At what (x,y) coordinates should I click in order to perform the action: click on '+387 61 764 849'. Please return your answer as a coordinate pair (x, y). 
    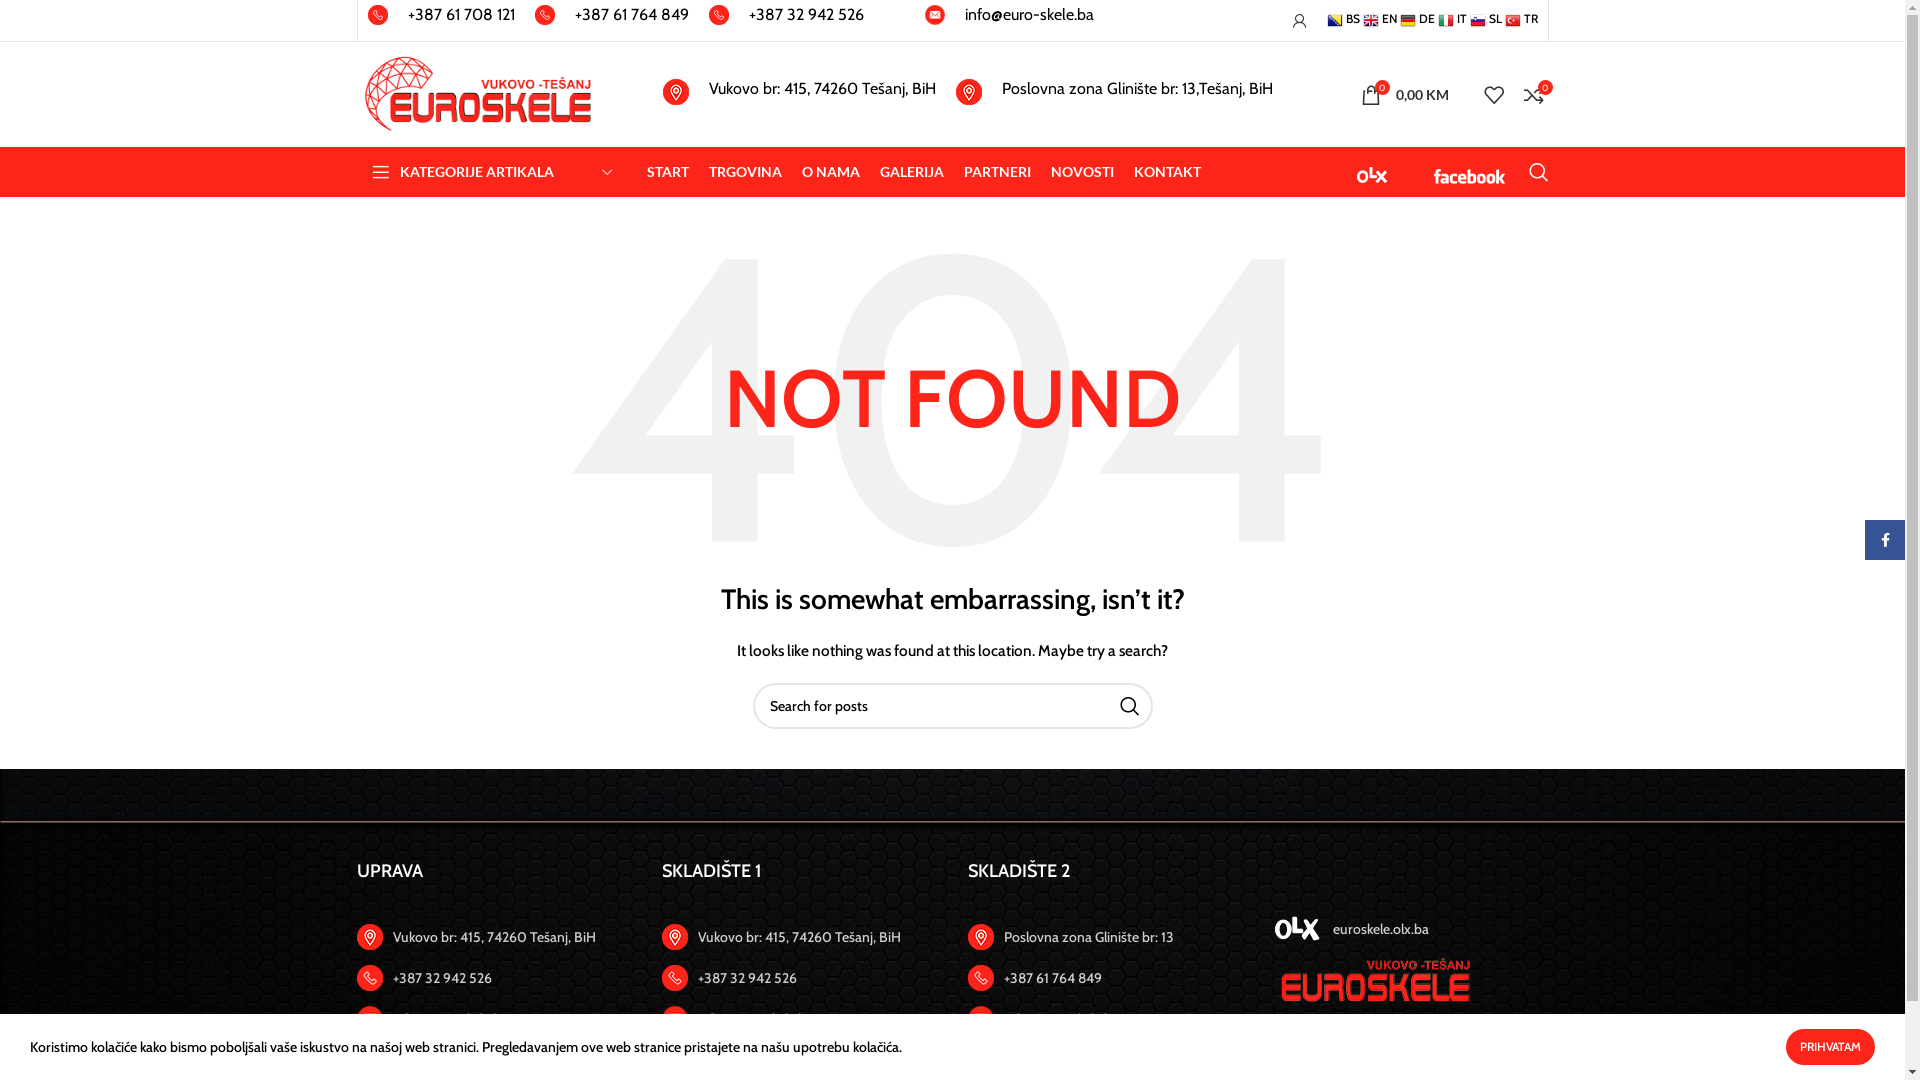
    Looking at the image, I should click on (609, 20).